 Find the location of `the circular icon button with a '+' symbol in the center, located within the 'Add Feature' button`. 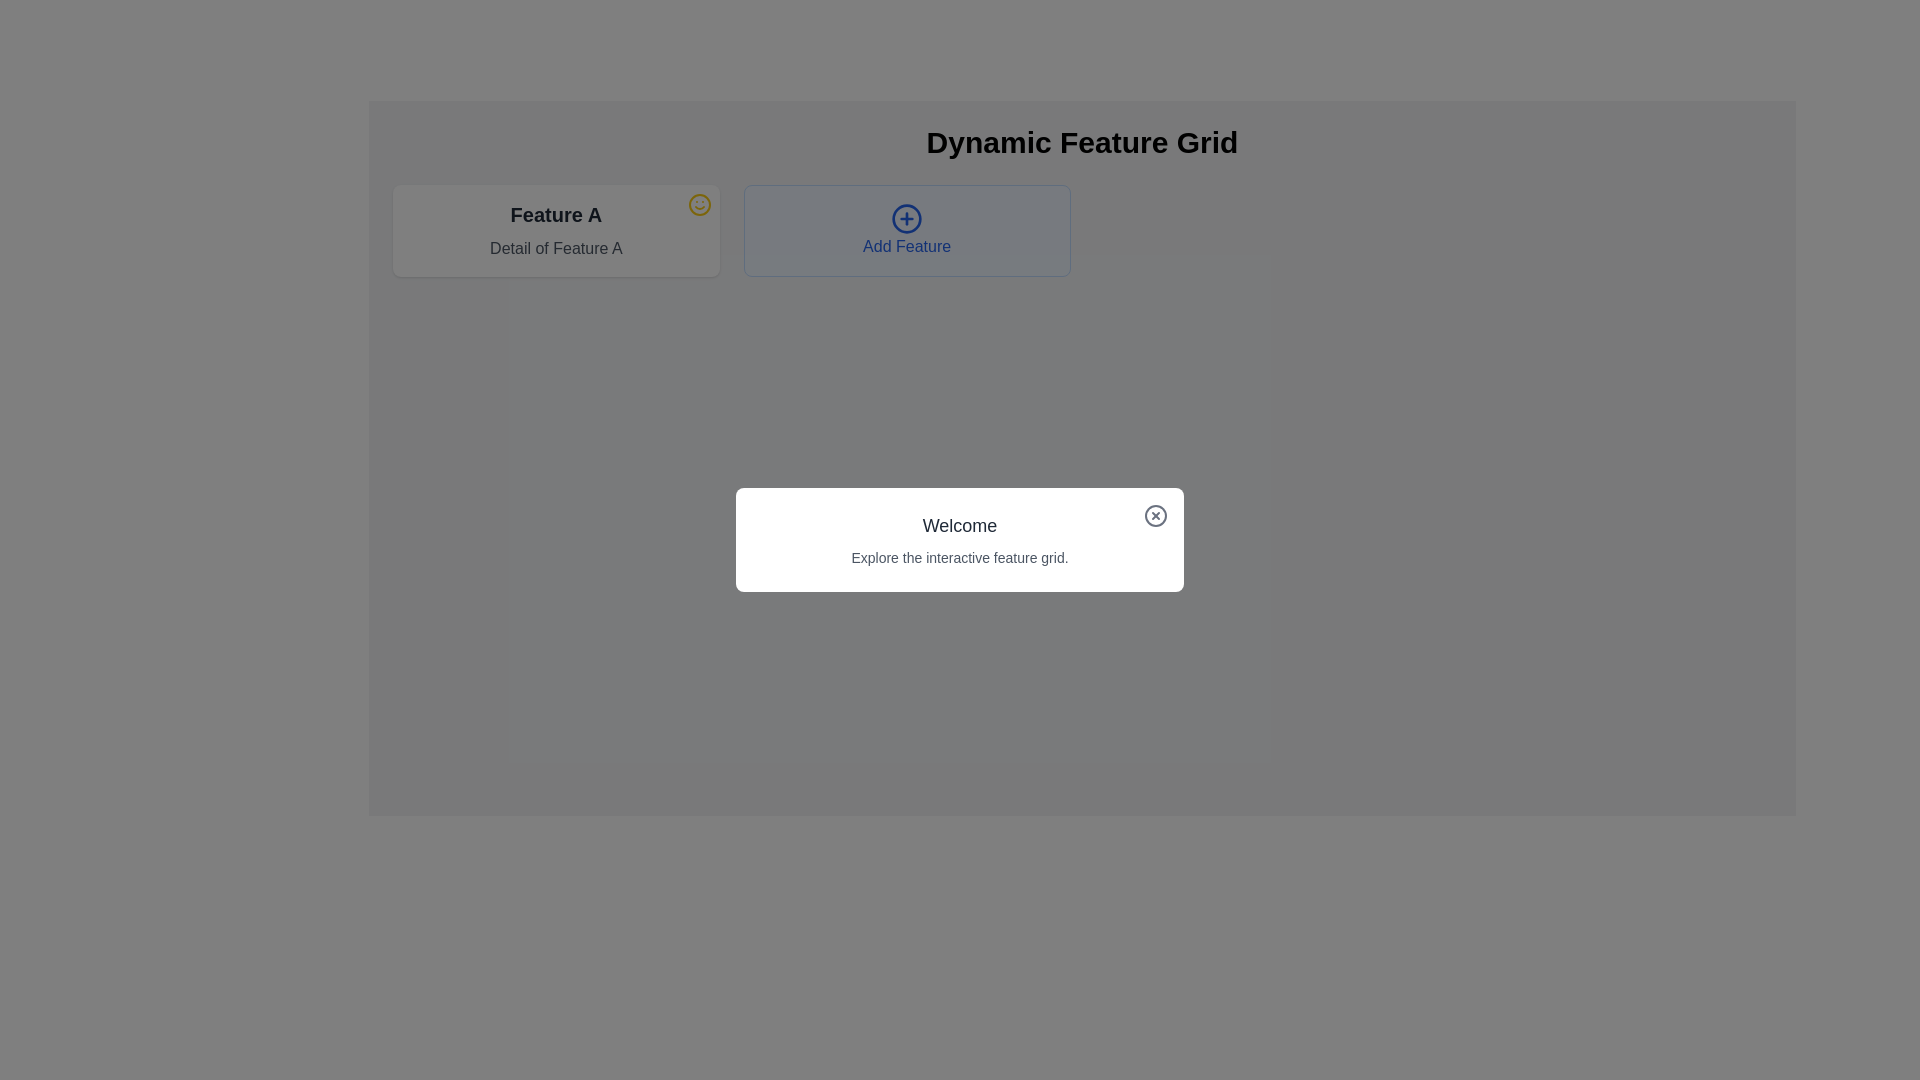

the circular icon button with a '+' symbol in the center, located within the 'Add Feature' button is located at coordinates (906, 219).